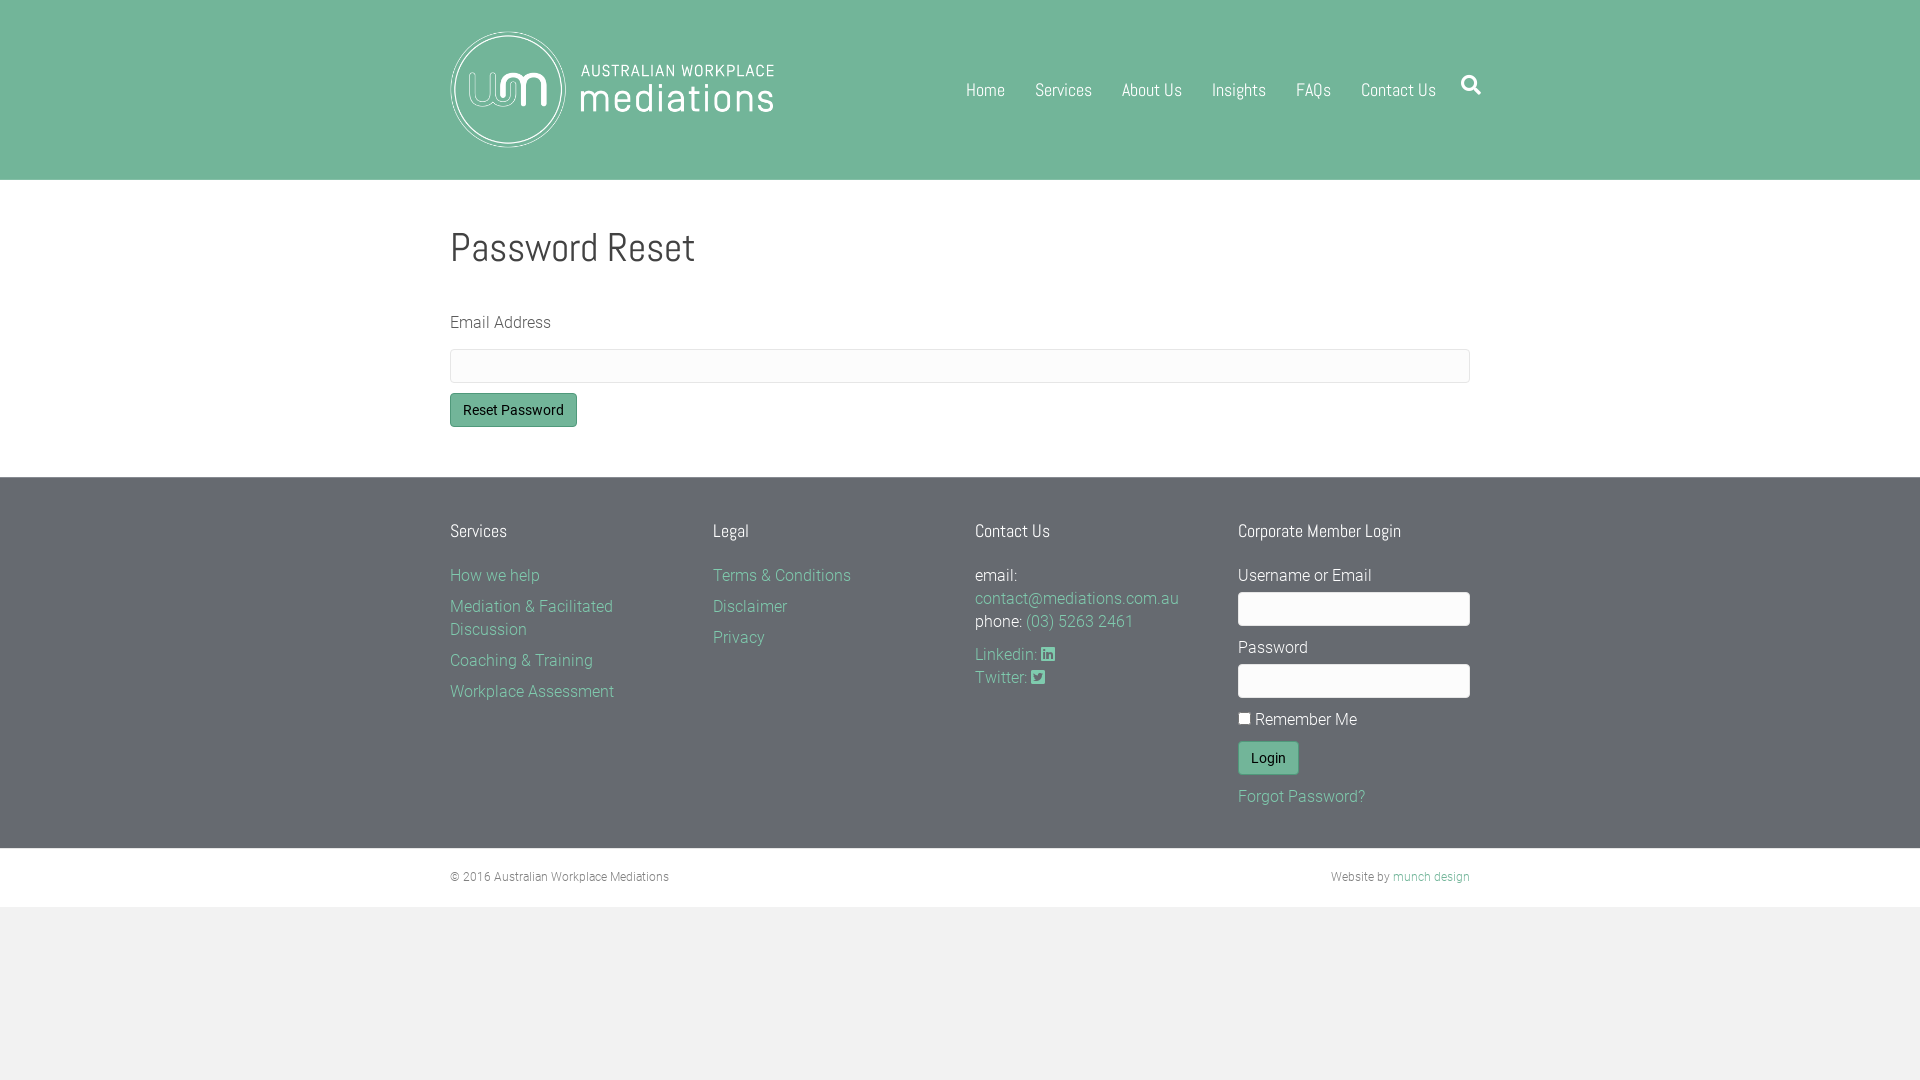 The width and height of the screenshot is (1920, 1080). Describe the element at coordinates (449, 408) in the screenshot. I see `'Reset Password'` at that location.